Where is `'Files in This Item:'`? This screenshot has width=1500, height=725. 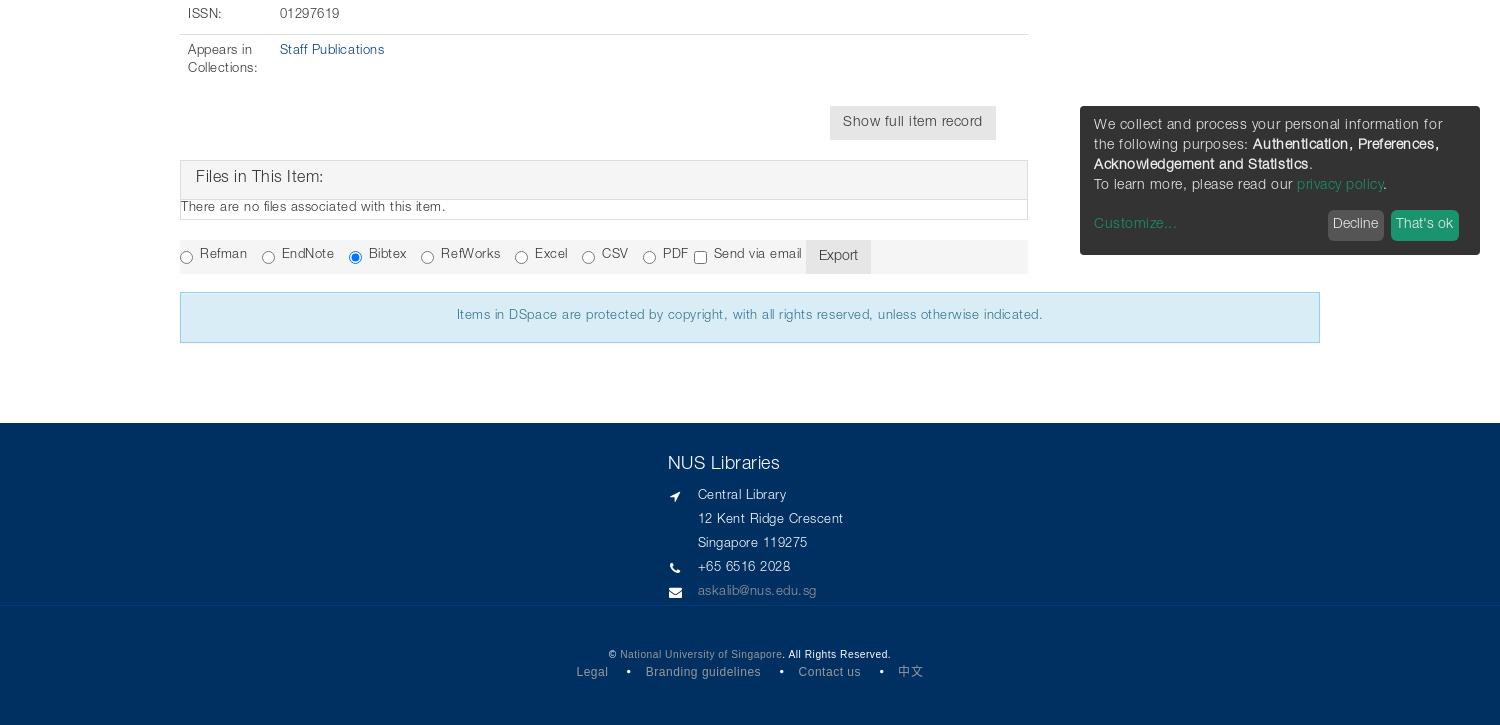
'Files in This Item:' is located at coordinates (259, 178).